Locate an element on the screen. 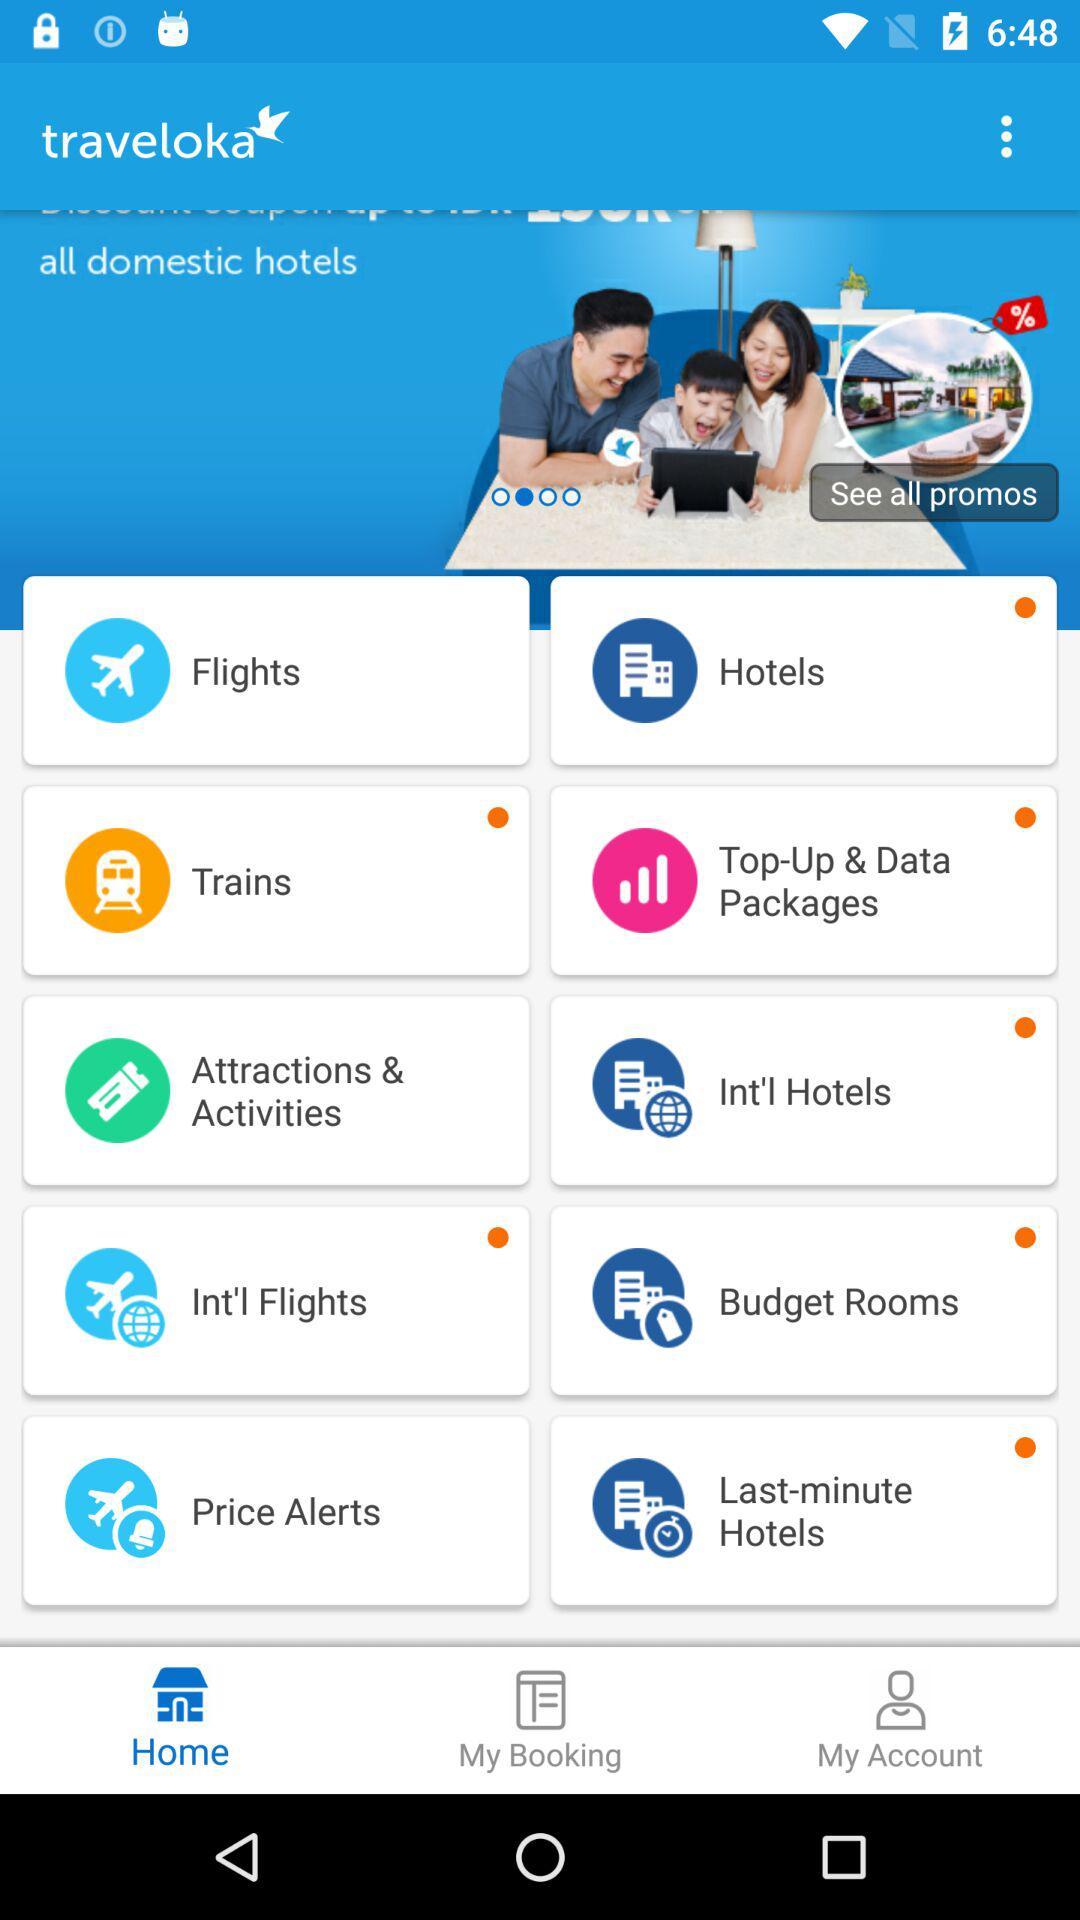  more is located at coordinates (1006, 135).